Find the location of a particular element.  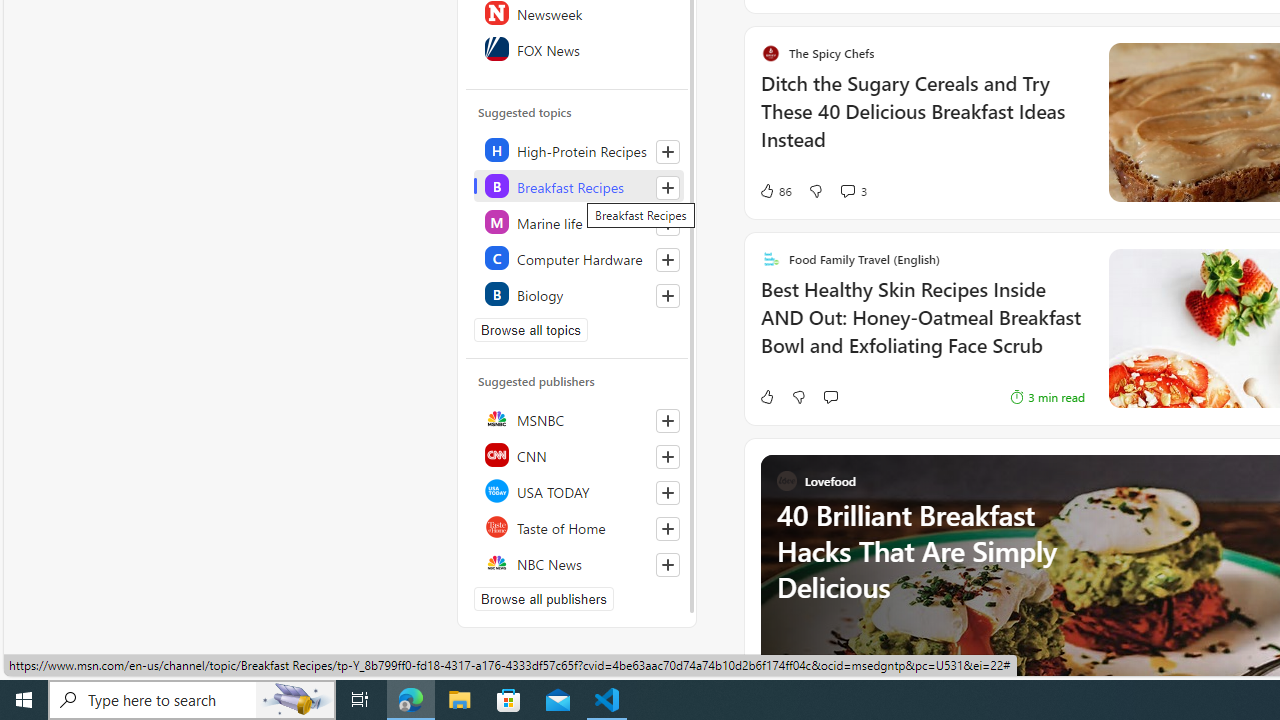

'View comments 3 Comment' is located at coordinates (853, 191).